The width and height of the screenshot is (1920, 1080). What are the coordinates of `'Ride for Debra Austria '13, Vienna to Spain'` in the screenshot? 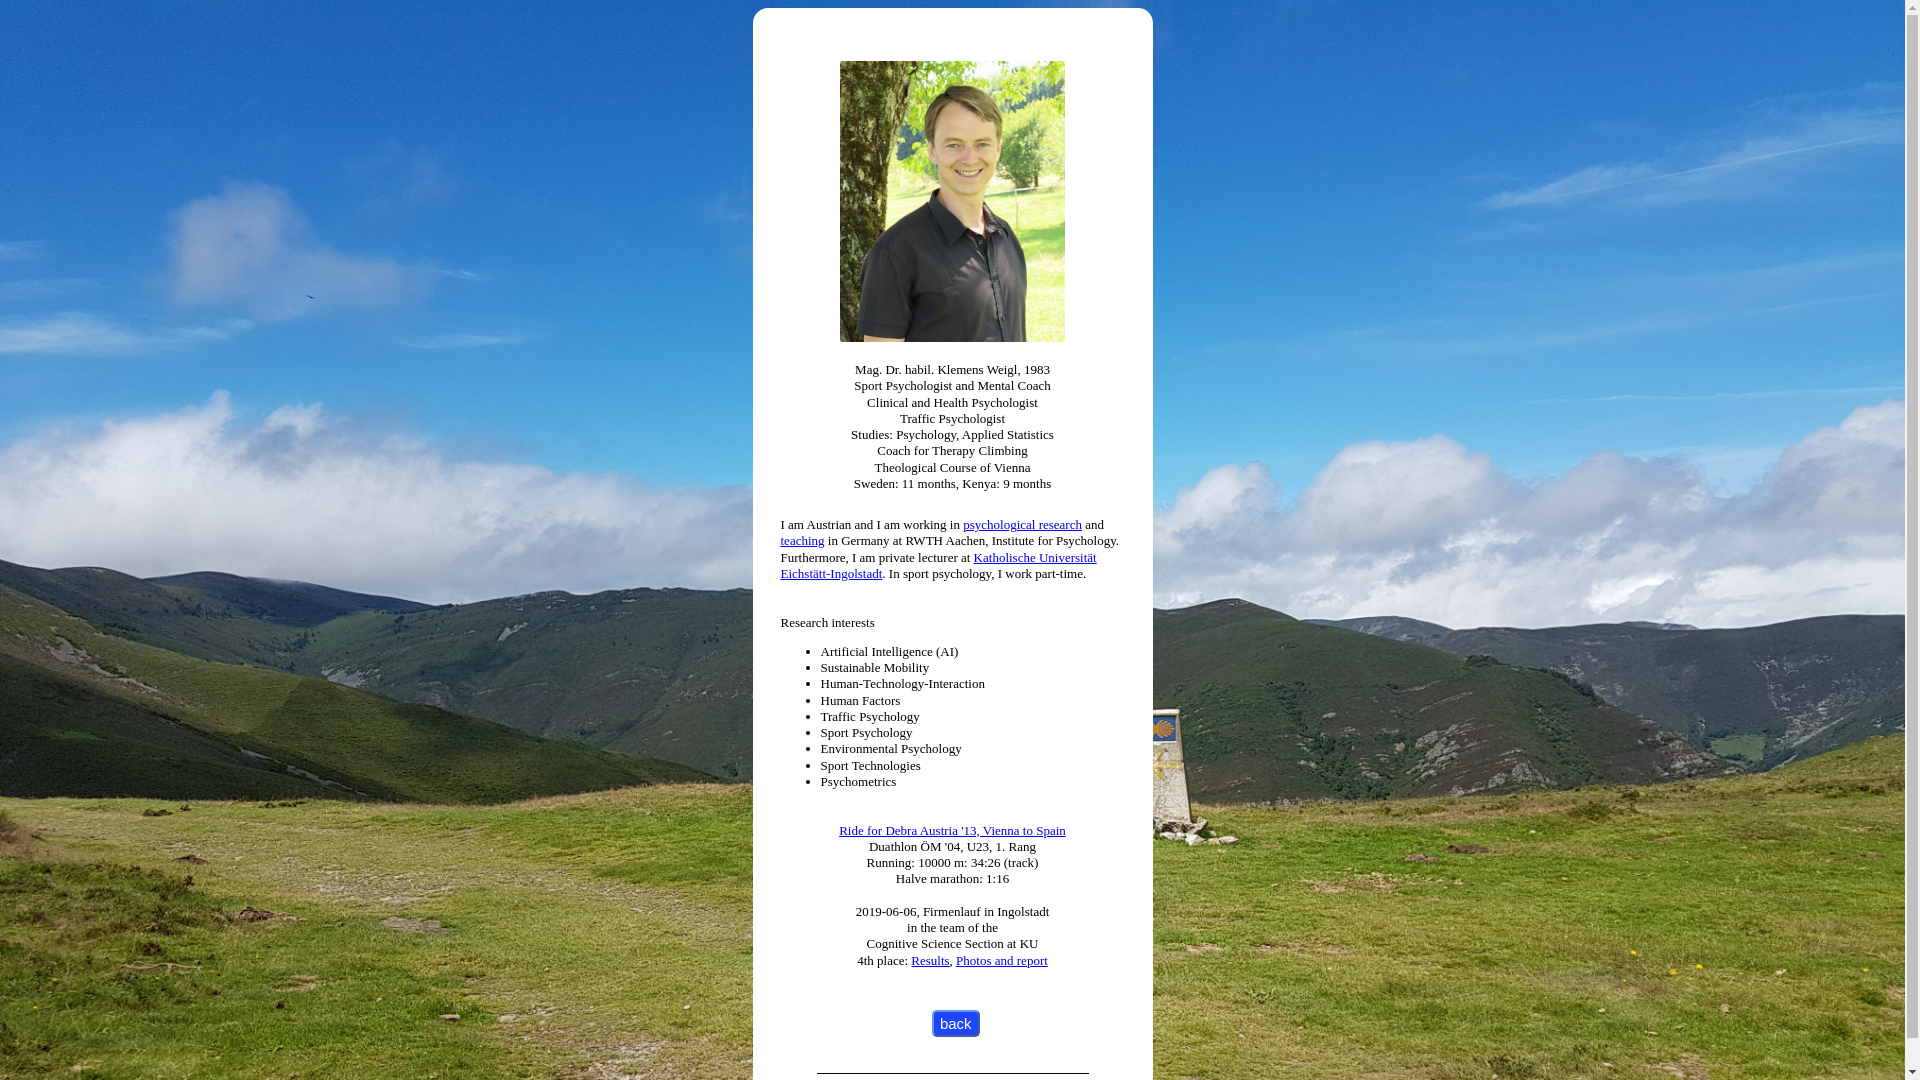 It's located at (951, 829).